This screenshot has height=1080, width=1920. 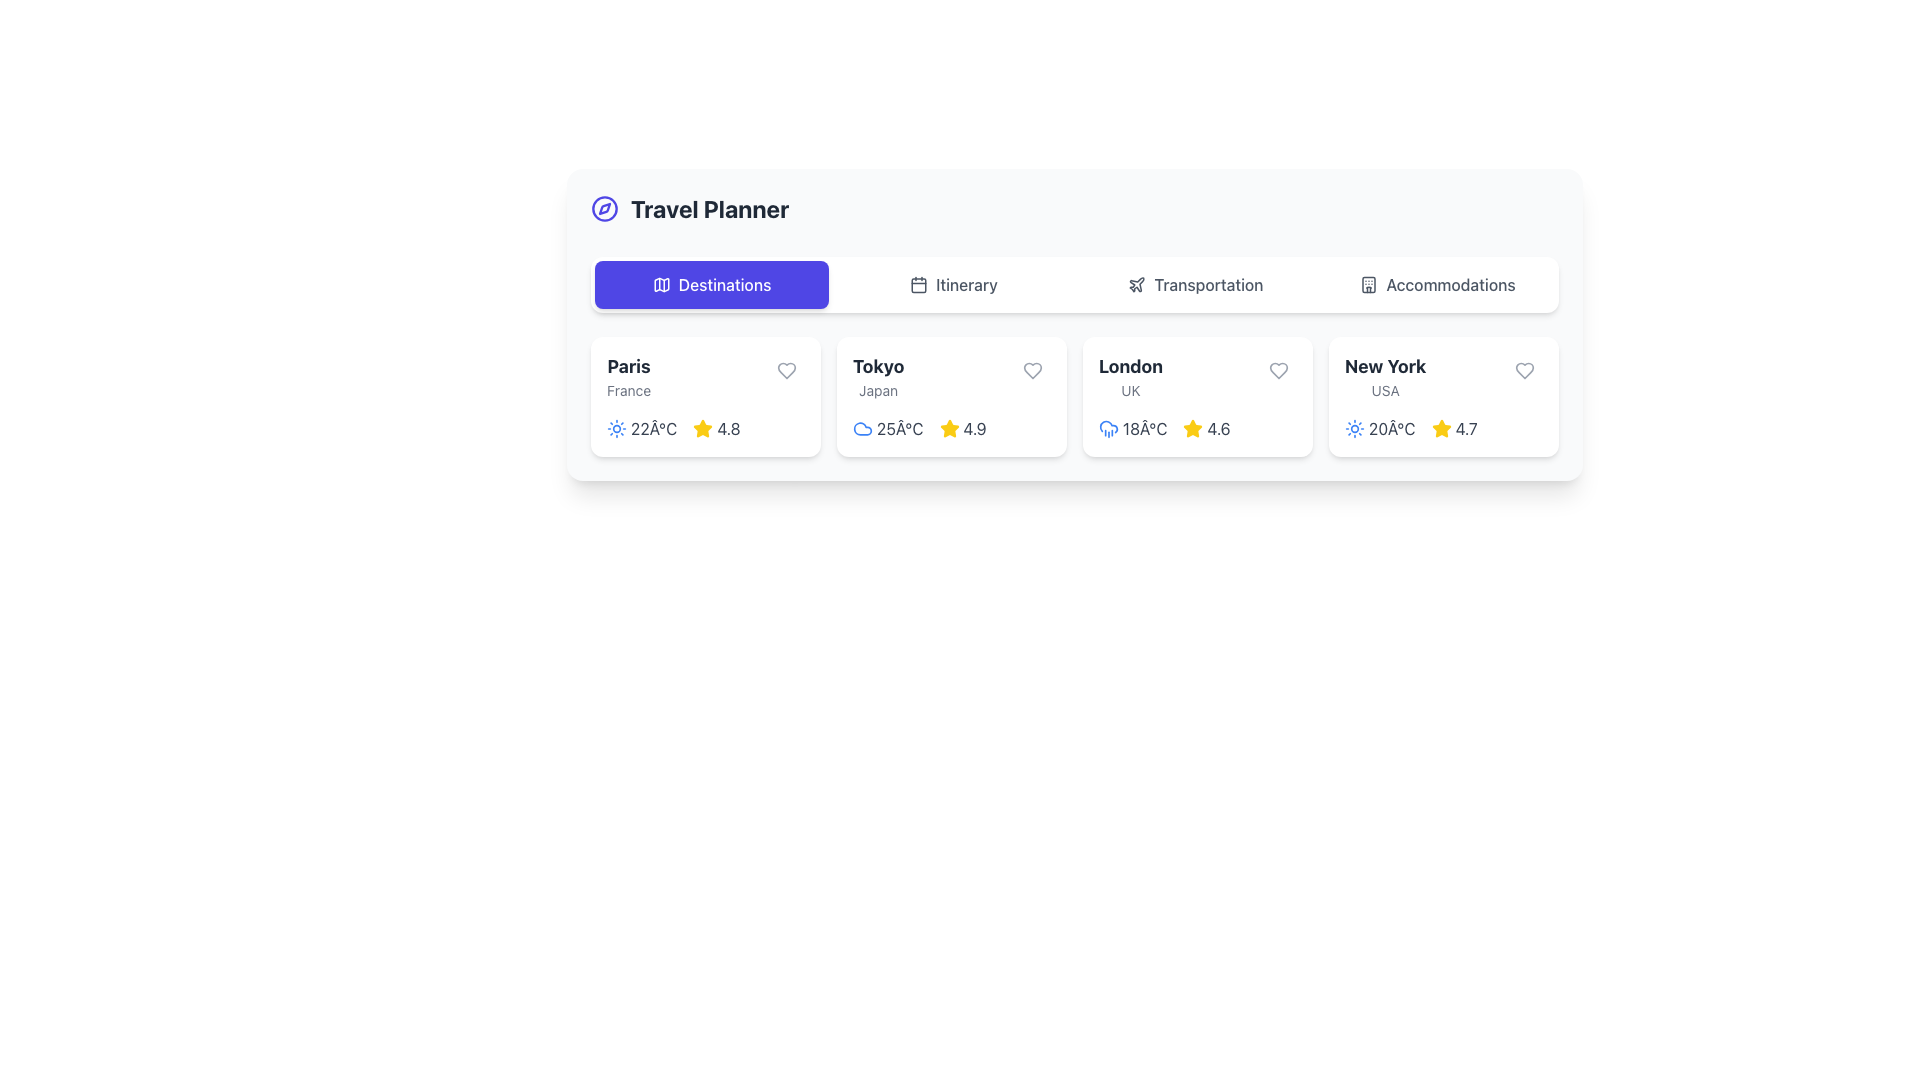 I want to click on text from the bold, large dark gray text label that spells 'New York', located at the top-left side of the New York destination card, so click(x=1384, y=366).